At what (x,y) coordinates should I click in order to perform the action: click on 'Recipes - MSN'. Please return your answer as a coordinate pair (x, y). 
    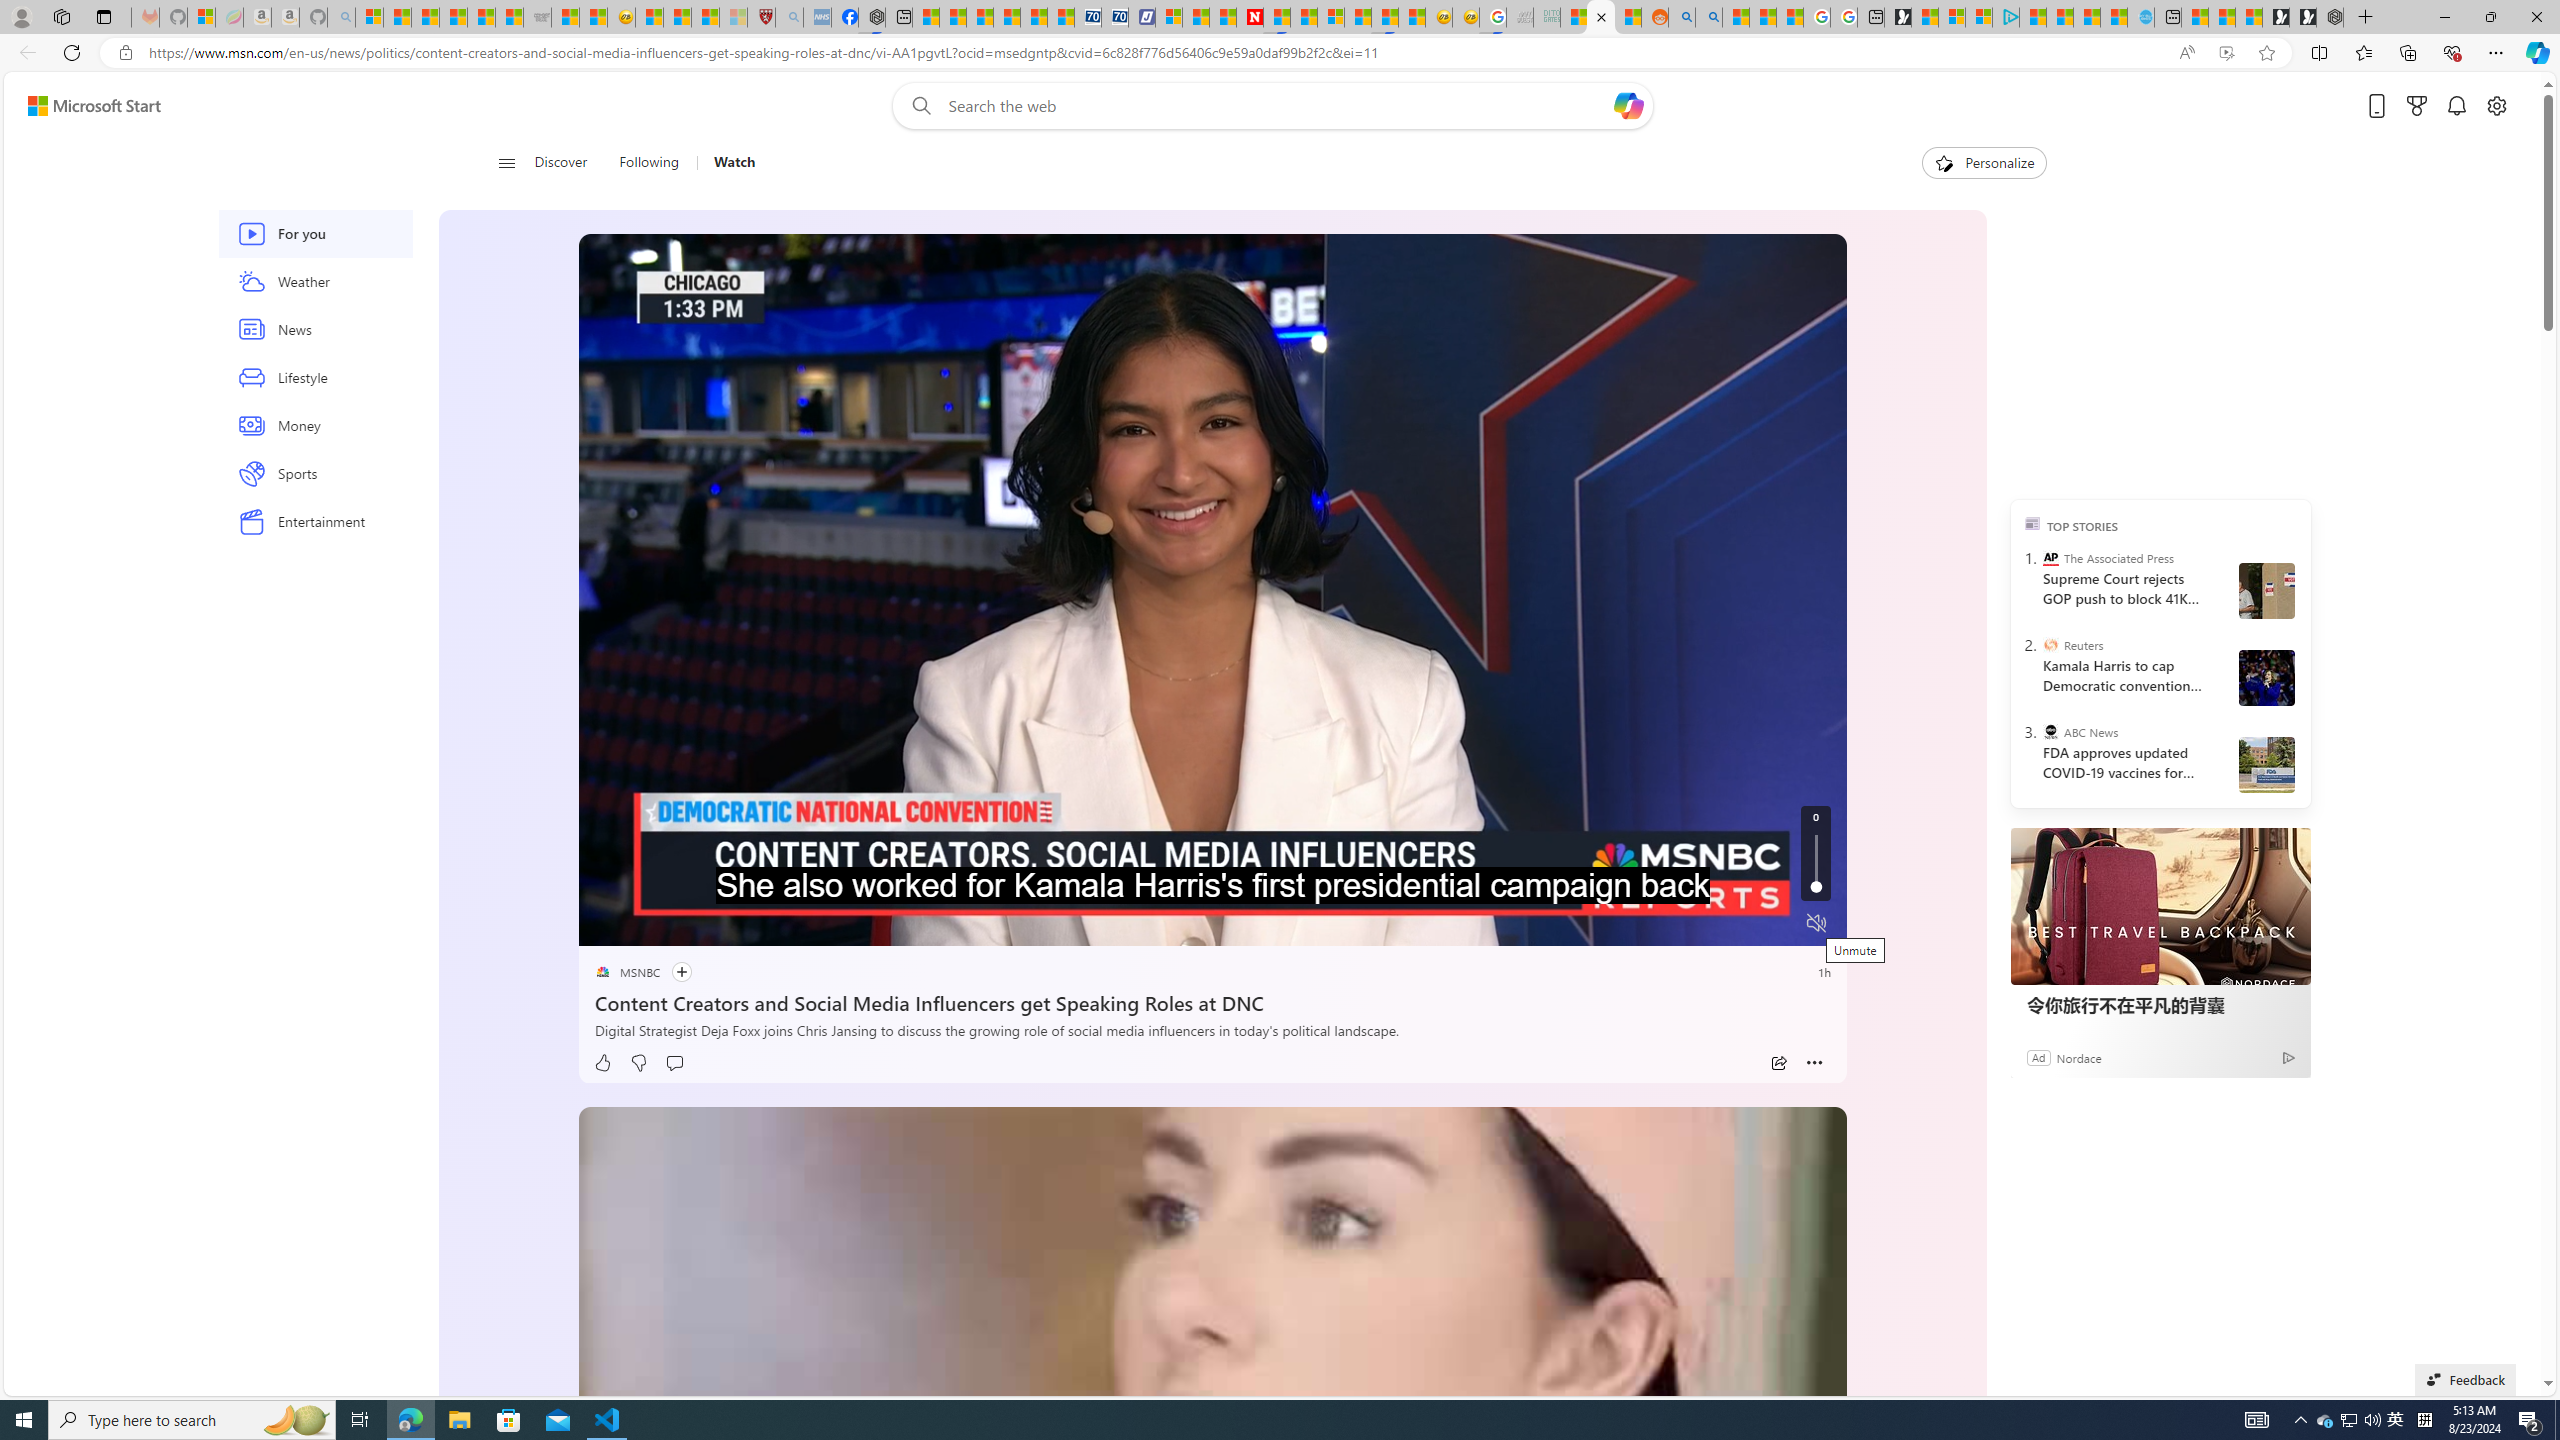
    Looking at the image, I should click on (648, 16).